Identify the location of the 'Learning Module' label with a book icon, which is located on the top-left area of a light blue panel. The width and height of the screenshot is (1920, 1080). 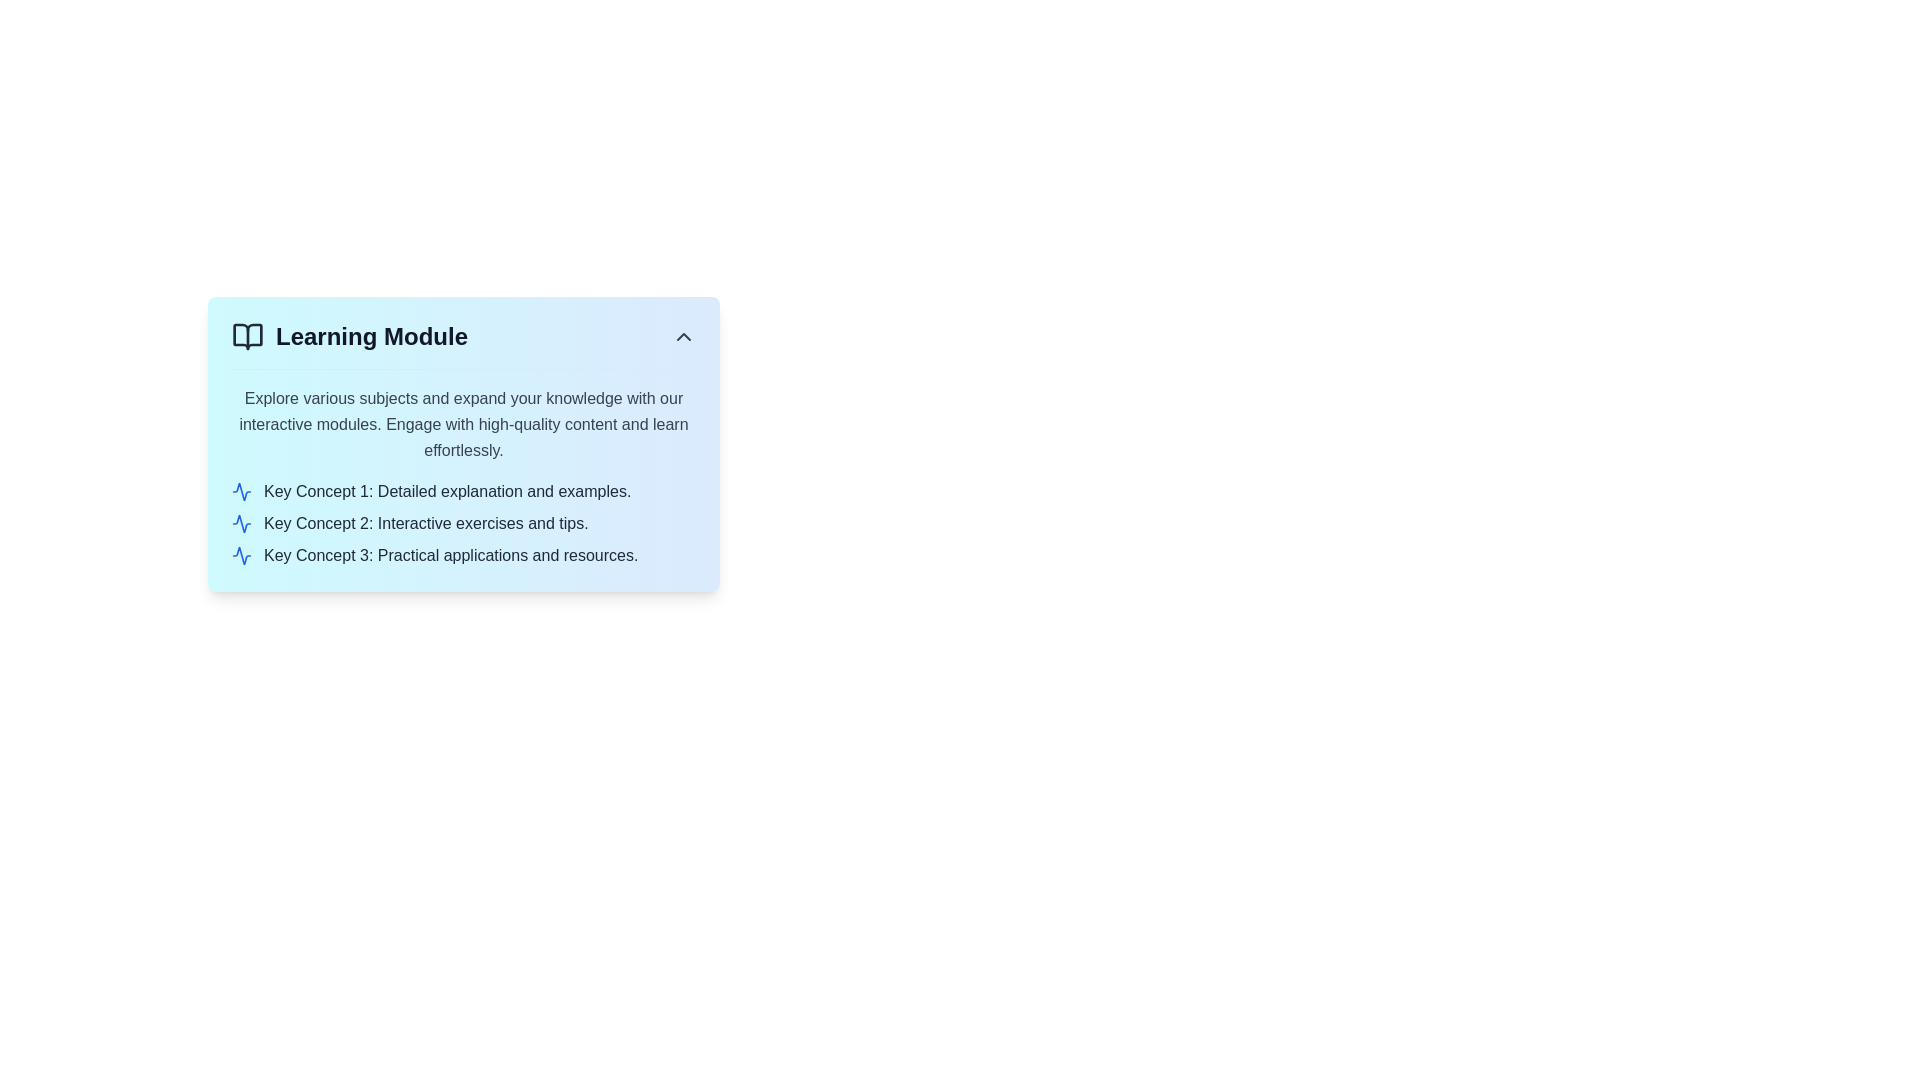
(350, 335).